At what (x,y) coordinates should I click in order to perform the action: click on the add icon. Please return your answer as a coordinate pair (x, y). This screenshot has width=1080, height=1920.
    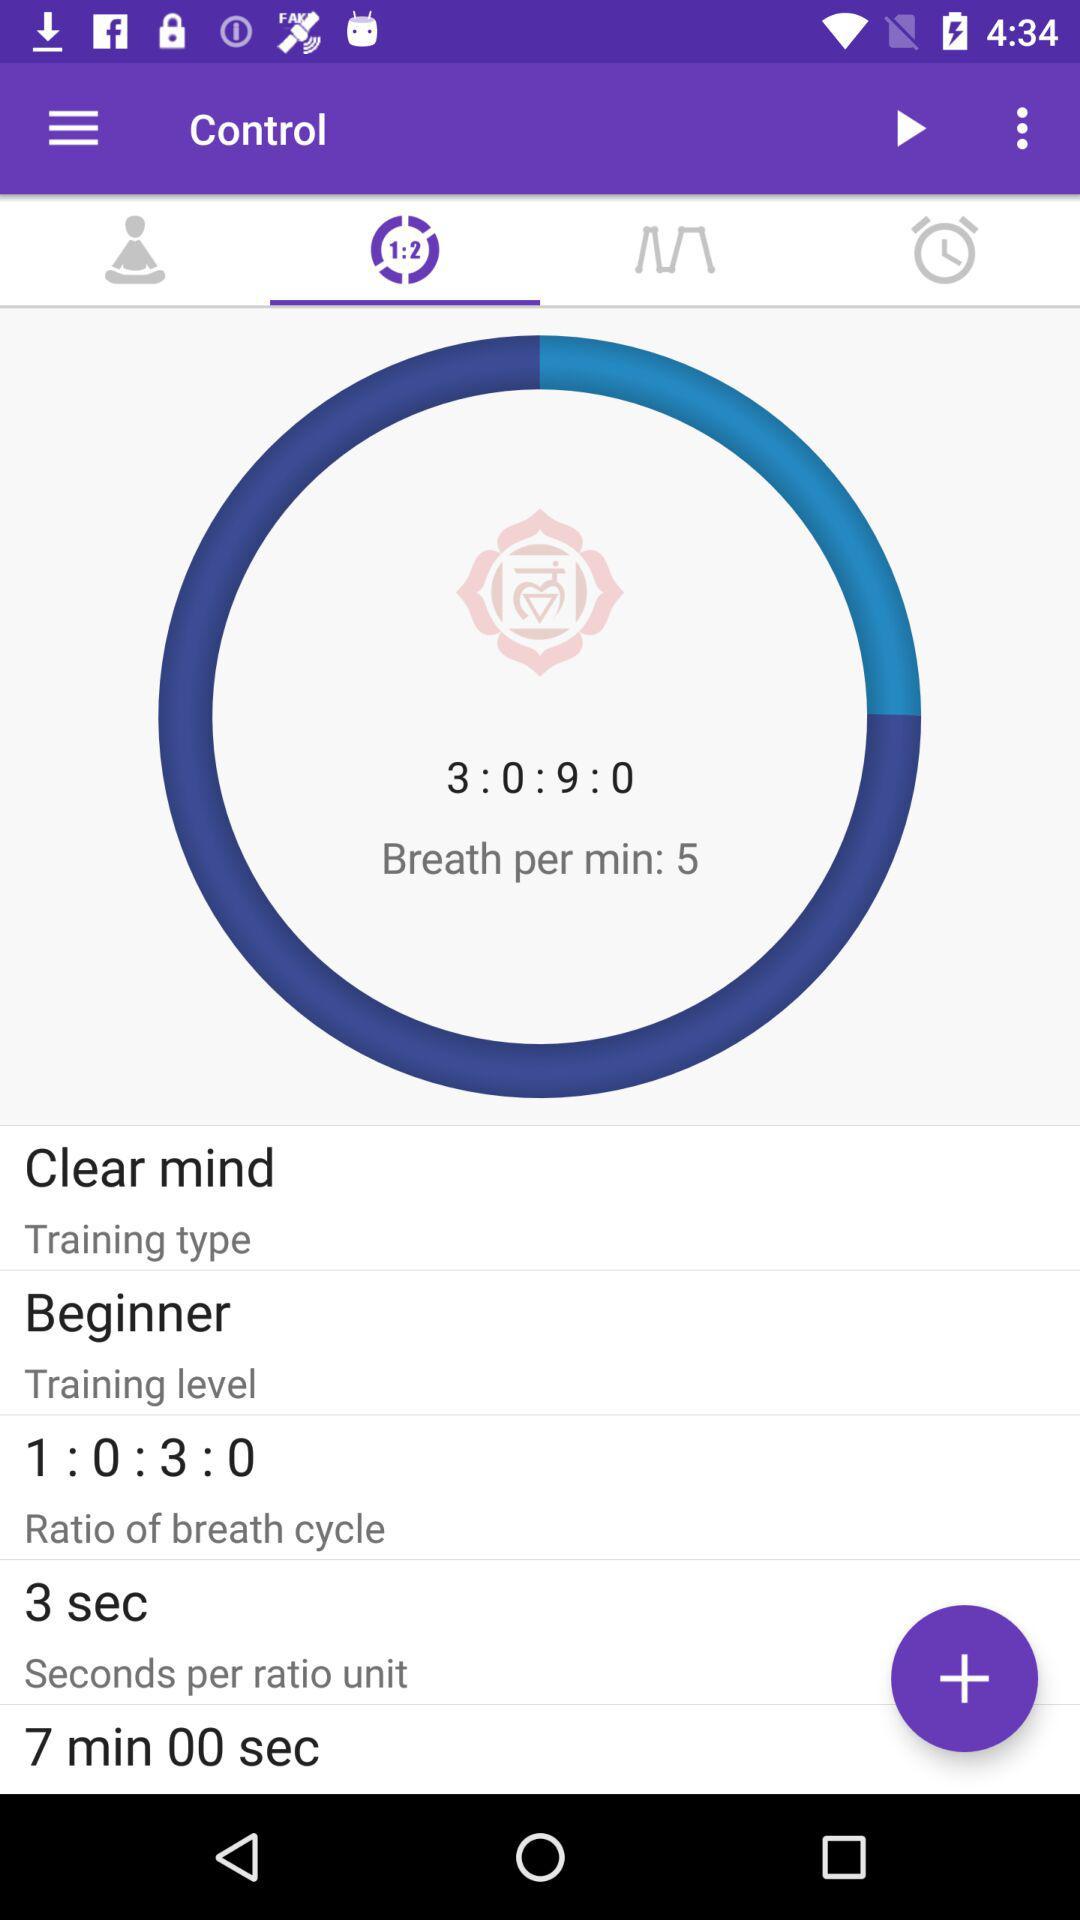
    Looking at the image, I should click on (963, 1678).